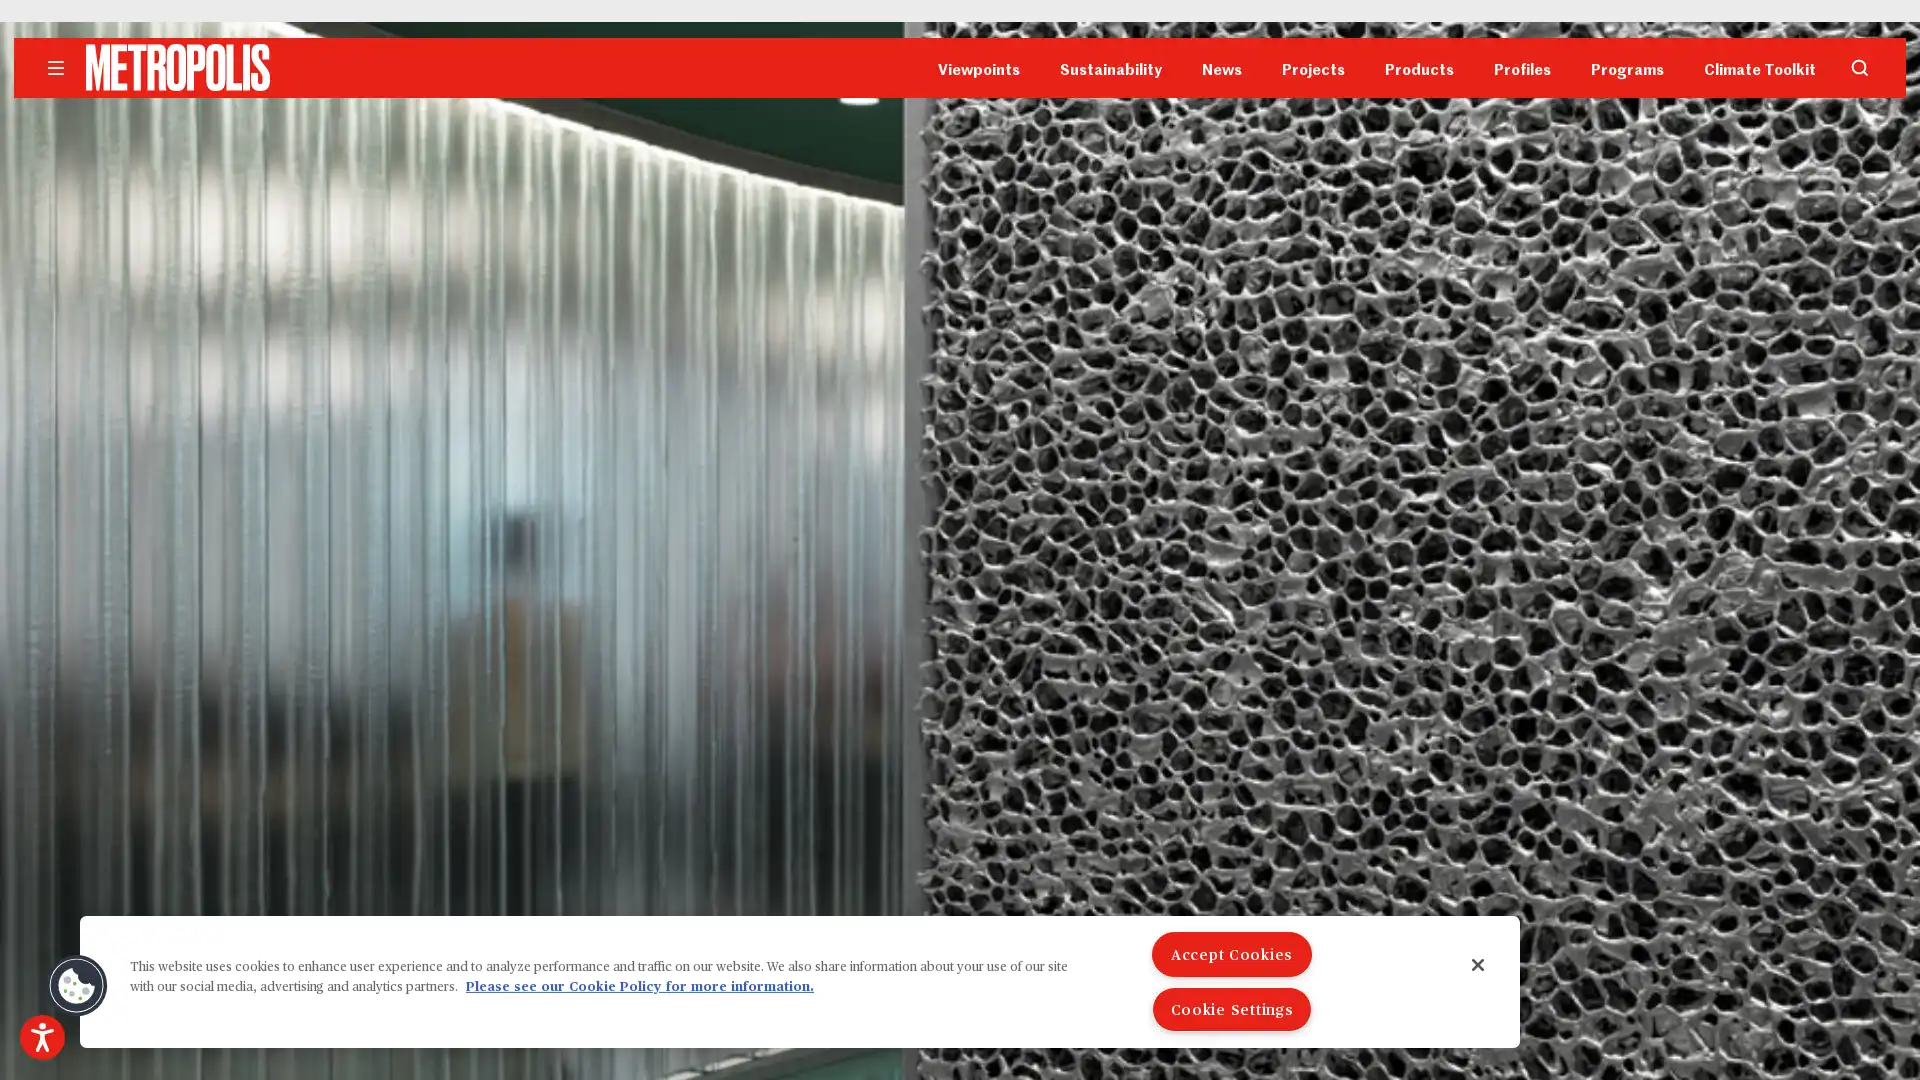 This screenshot has width=1920, height=1080. I want to click on Close, so click(1218, 219).